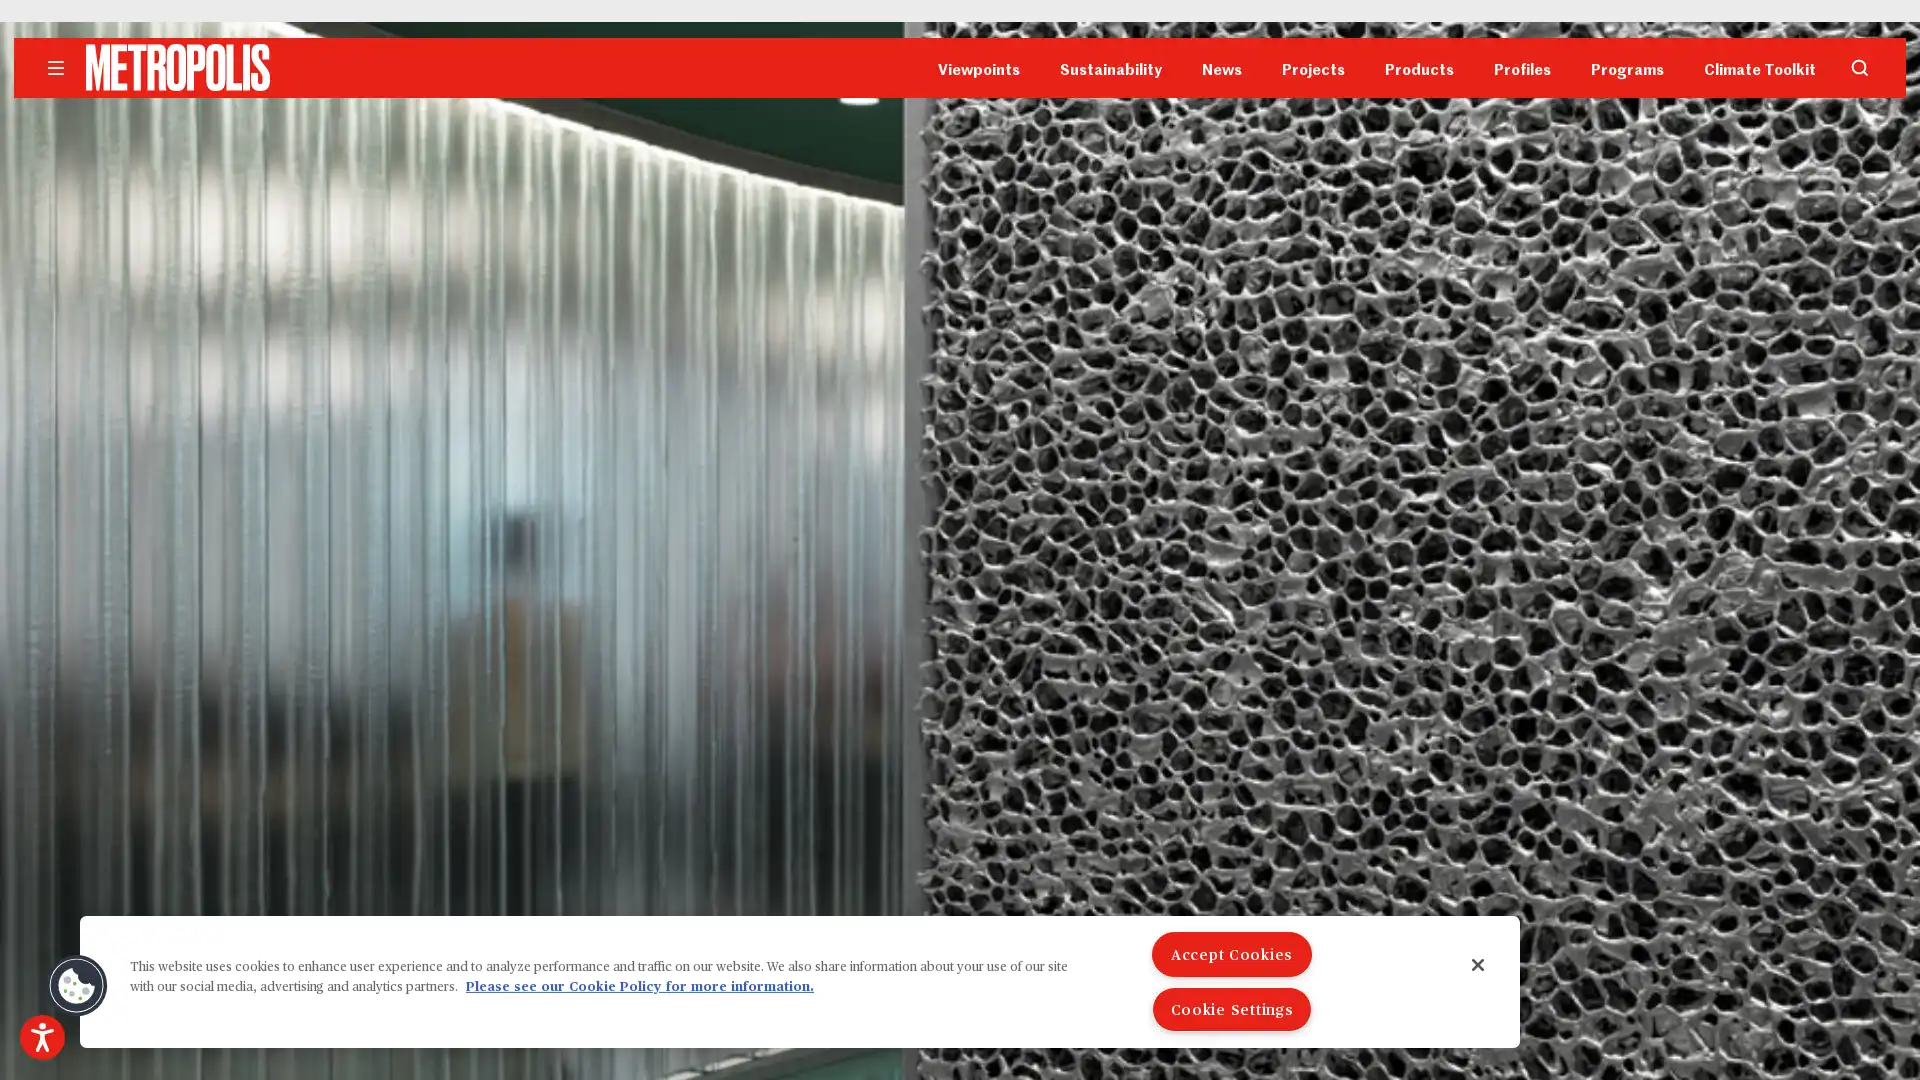 This screenshot has width=1920, height=1080. I want to click on Close, so click(1218, 219).